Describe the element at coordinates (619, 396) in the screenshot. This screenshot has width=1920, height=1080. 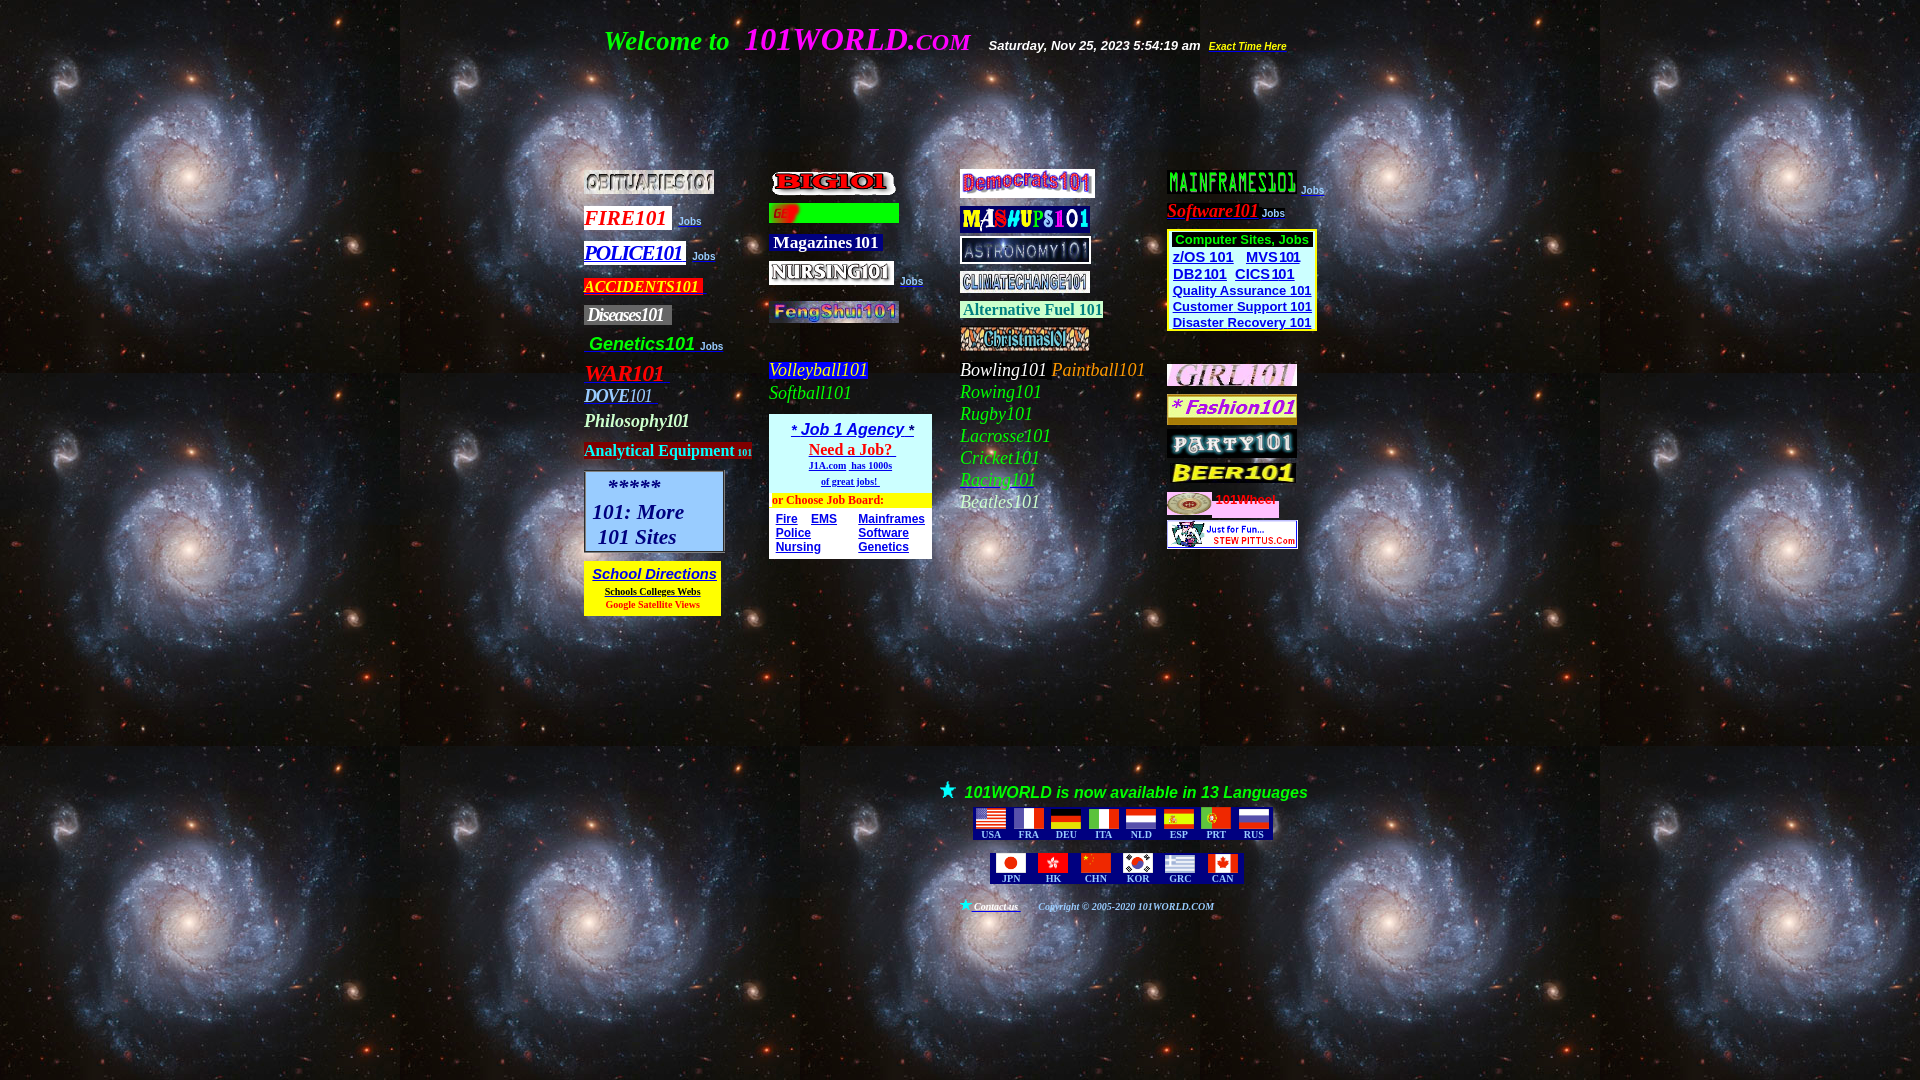
I see `'DOVE101  '` at that location.